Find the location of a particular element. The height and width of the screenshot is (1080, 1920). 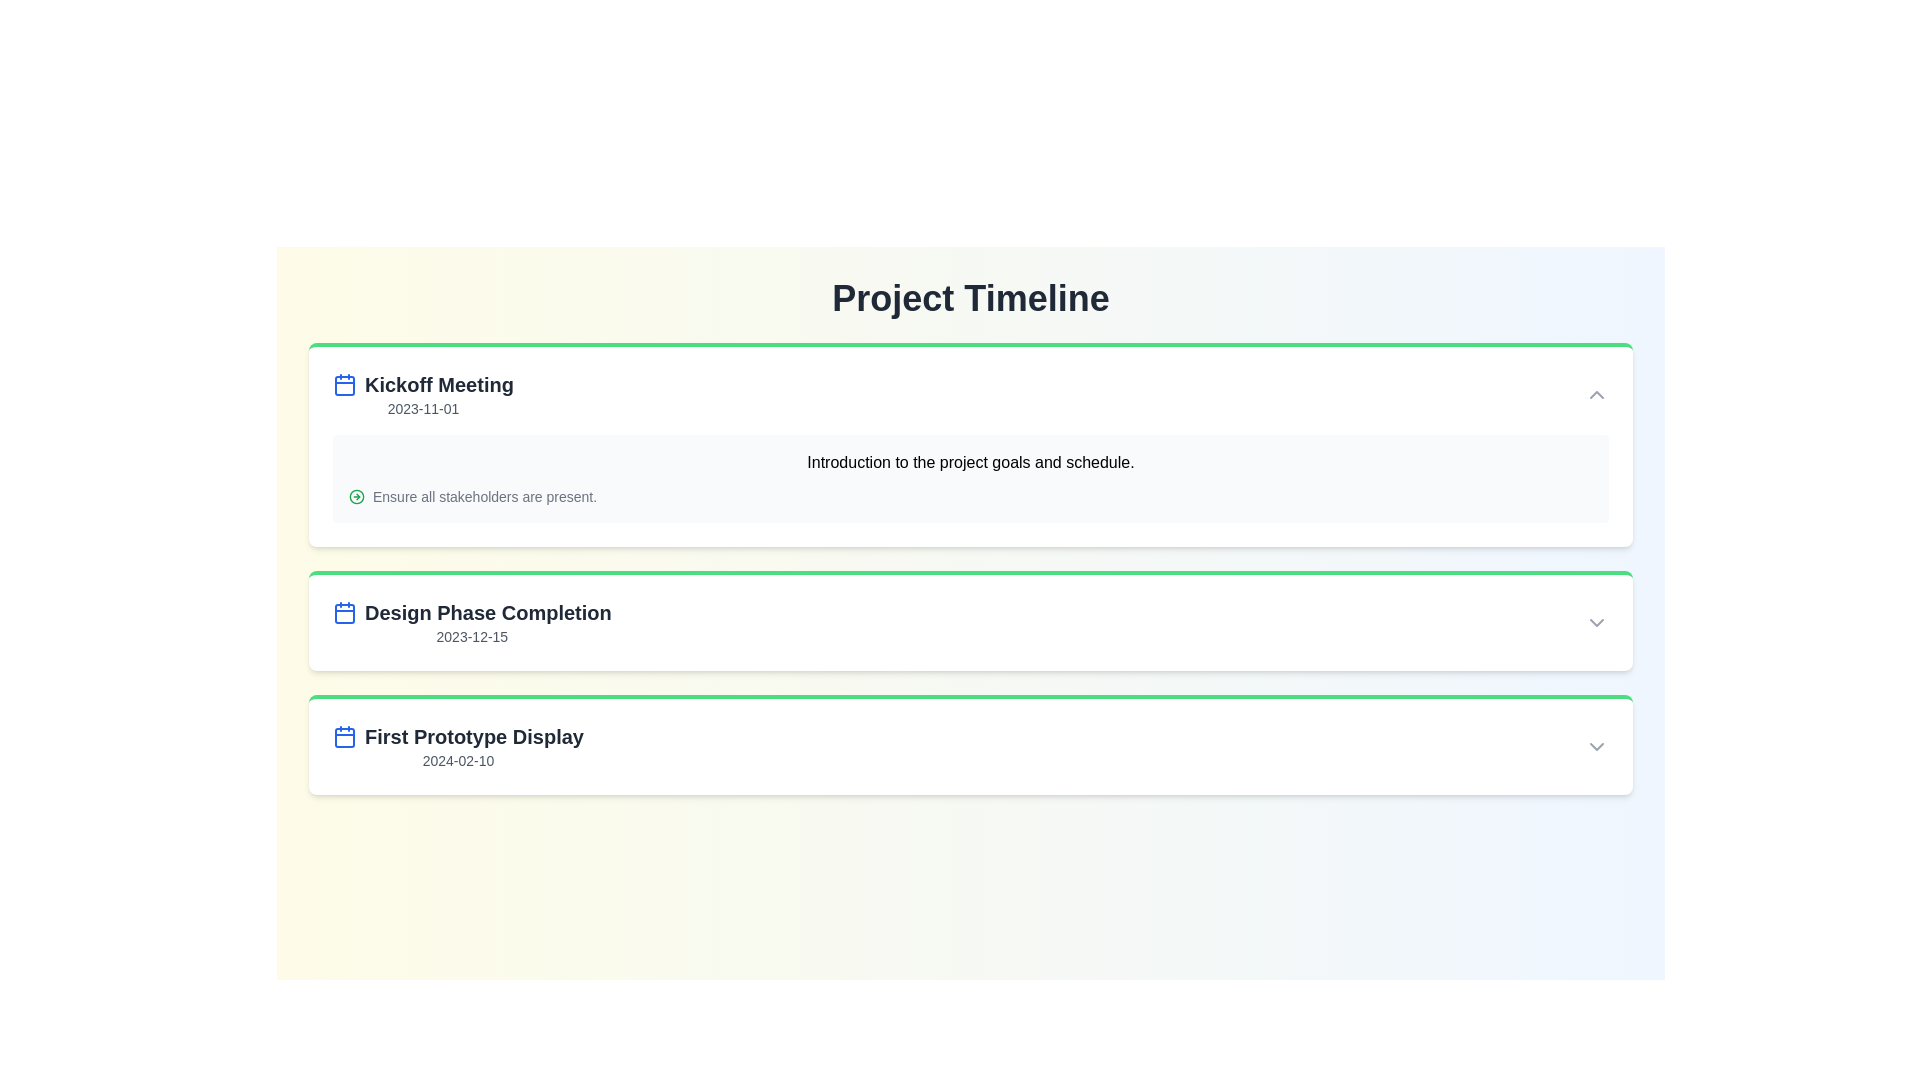

the prominently styled header text displaying 'Project Timeline', which is centrally aligned and located at the top of the page is located at coordinates (970, 299).